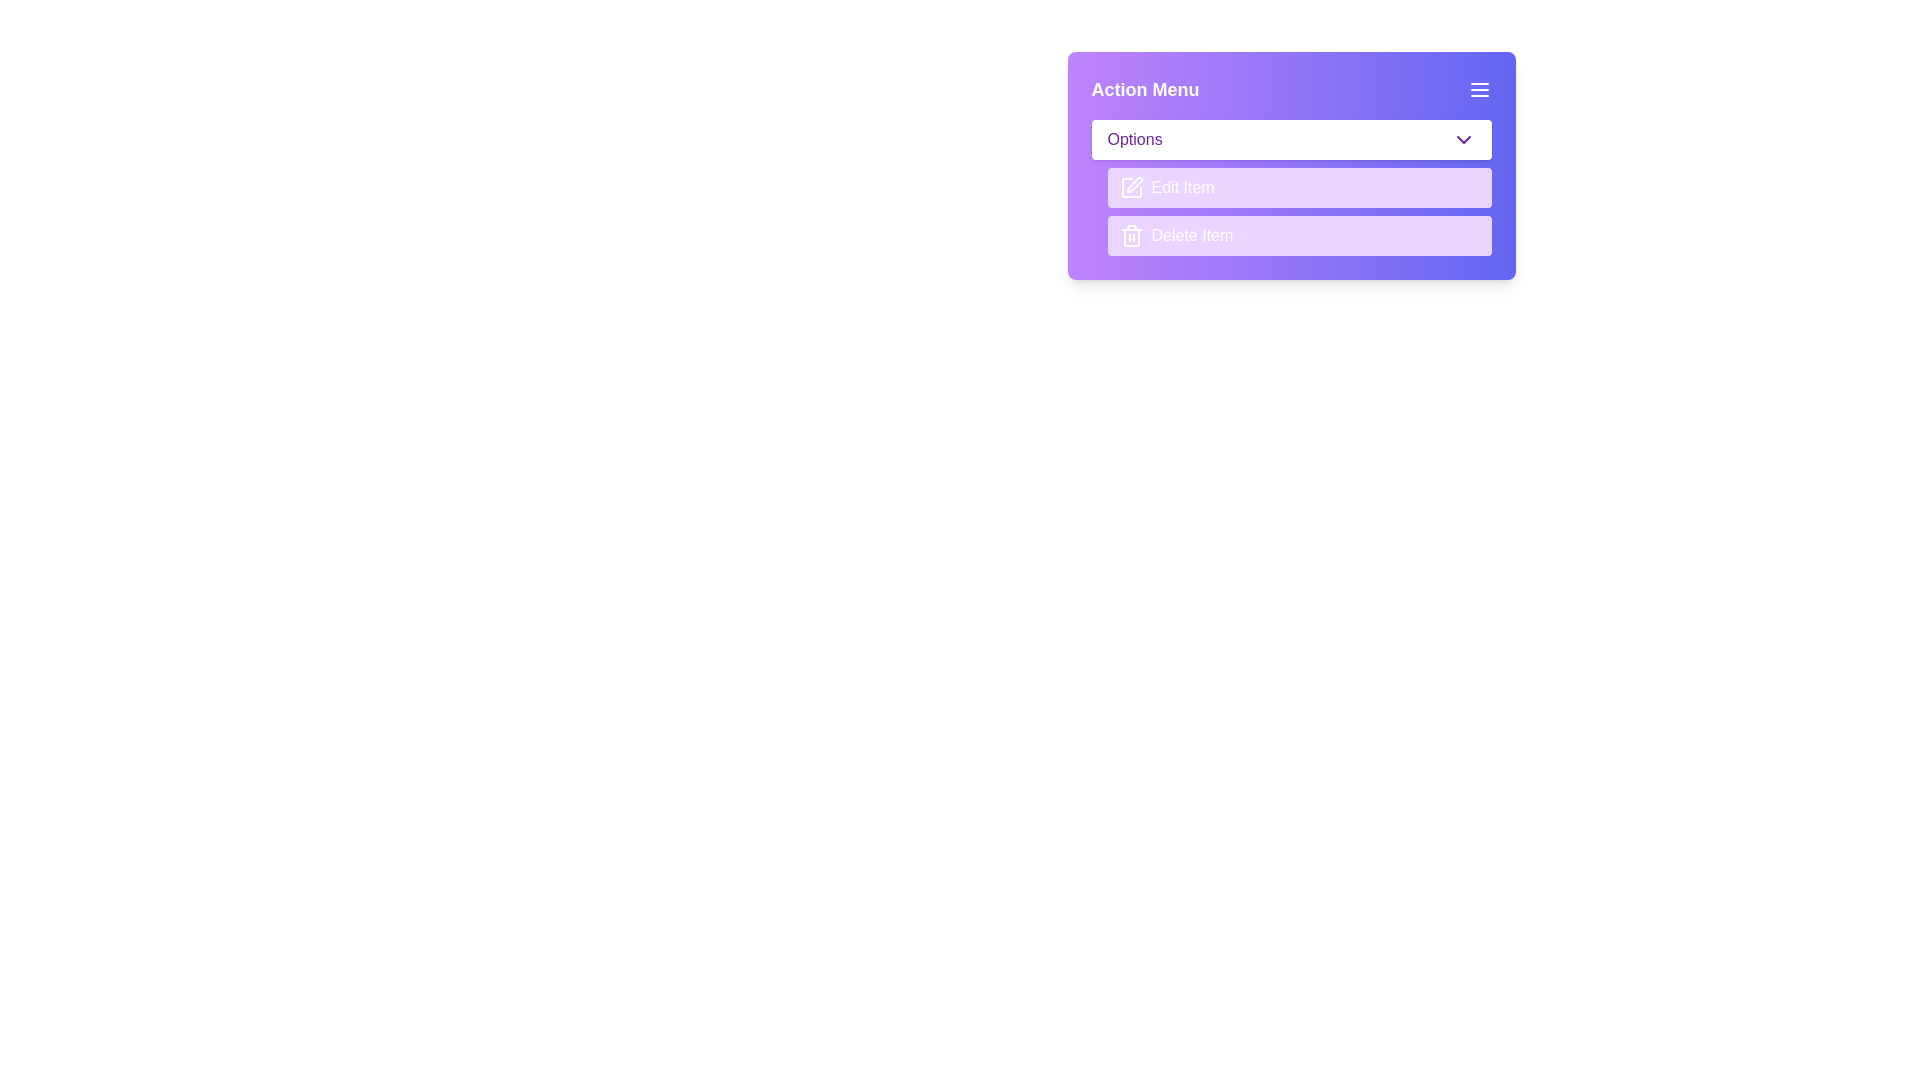 The width and height of the screenshot is (1920, 1080). I want to click on the decorative icon that resembles a combination of a square and a pen, located to the left of the 'Edit Item' text in the Action Menu UI, so click(1131, 188).